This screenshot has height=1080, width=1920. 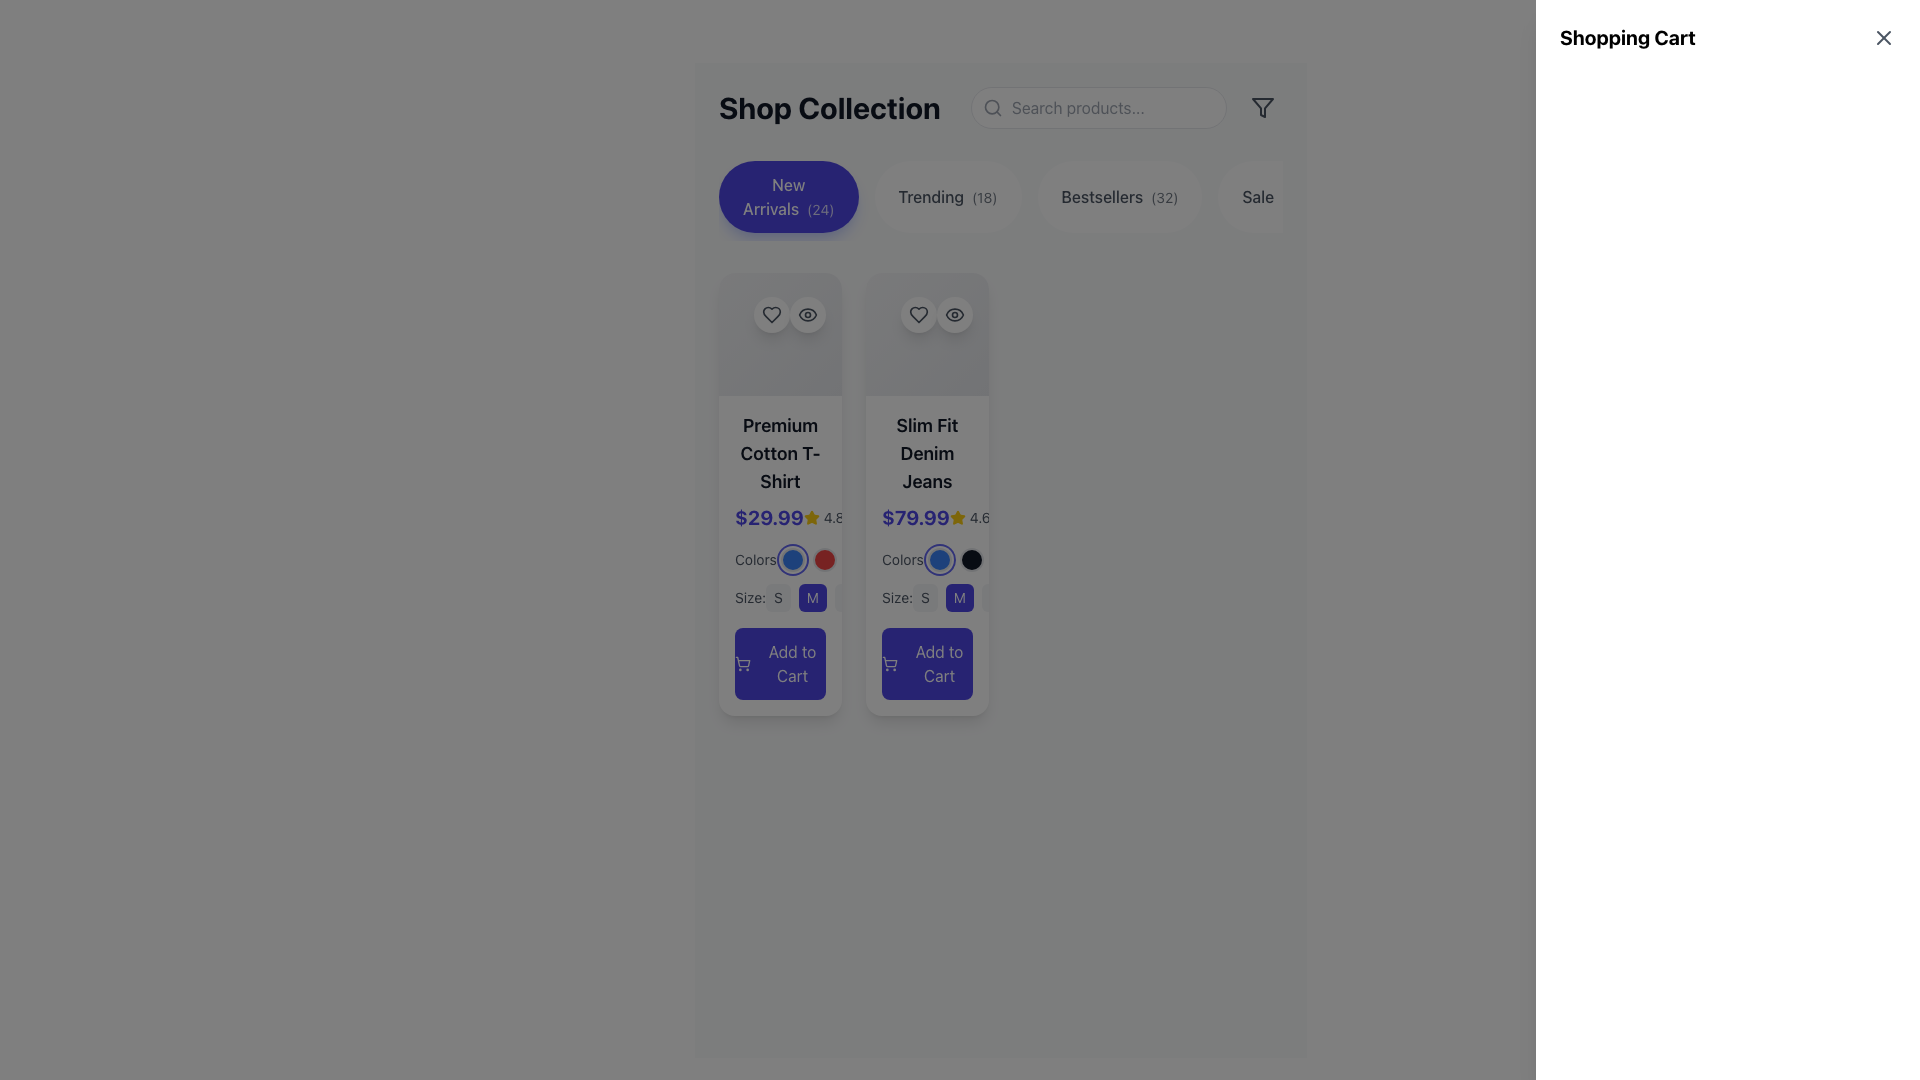 I want to click on the second circular icon representing the red color option for the 'Premium Cotton T-Shirt', so click(x=824, y=559).